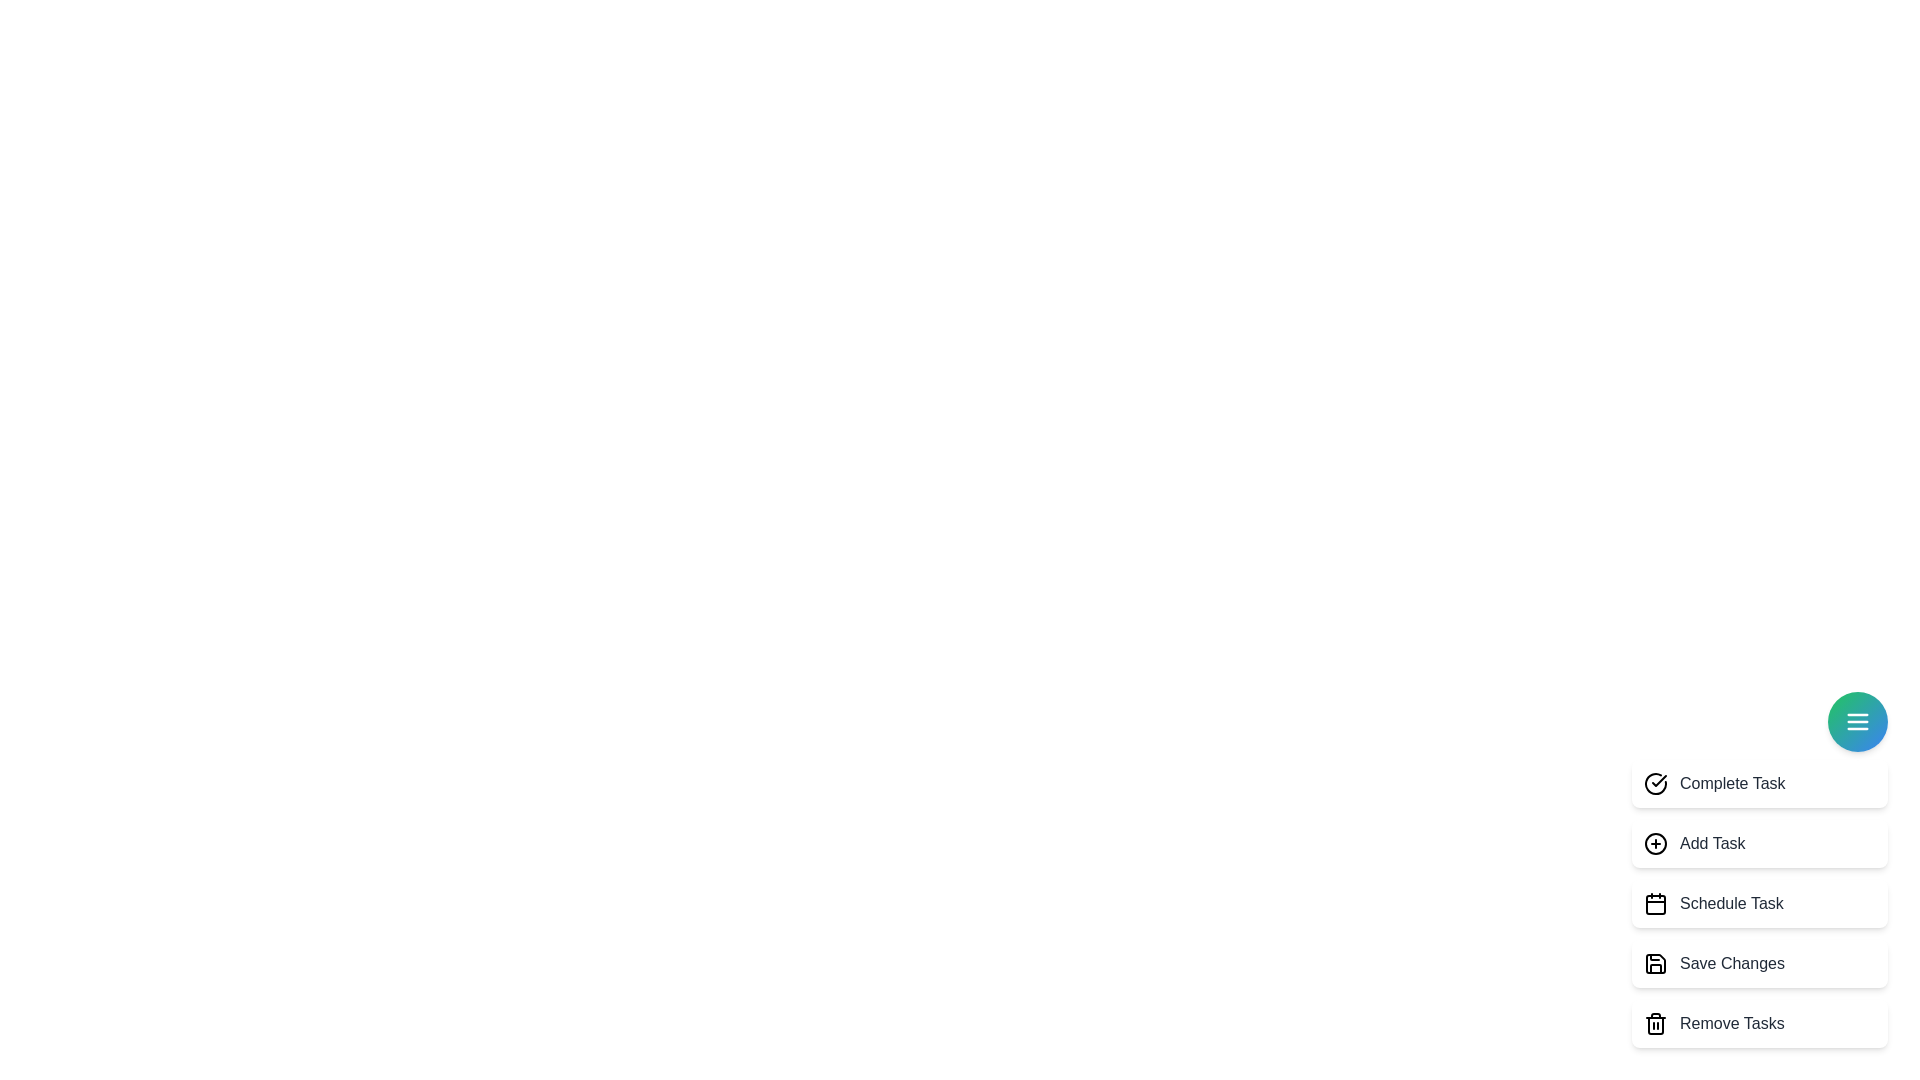 The height and width of the screenshot is (1080, 1920). Describe the element at coordinates (1856, 721) in the screenshot. I see `the menu button to toggle the visibility of the menu` at that location.